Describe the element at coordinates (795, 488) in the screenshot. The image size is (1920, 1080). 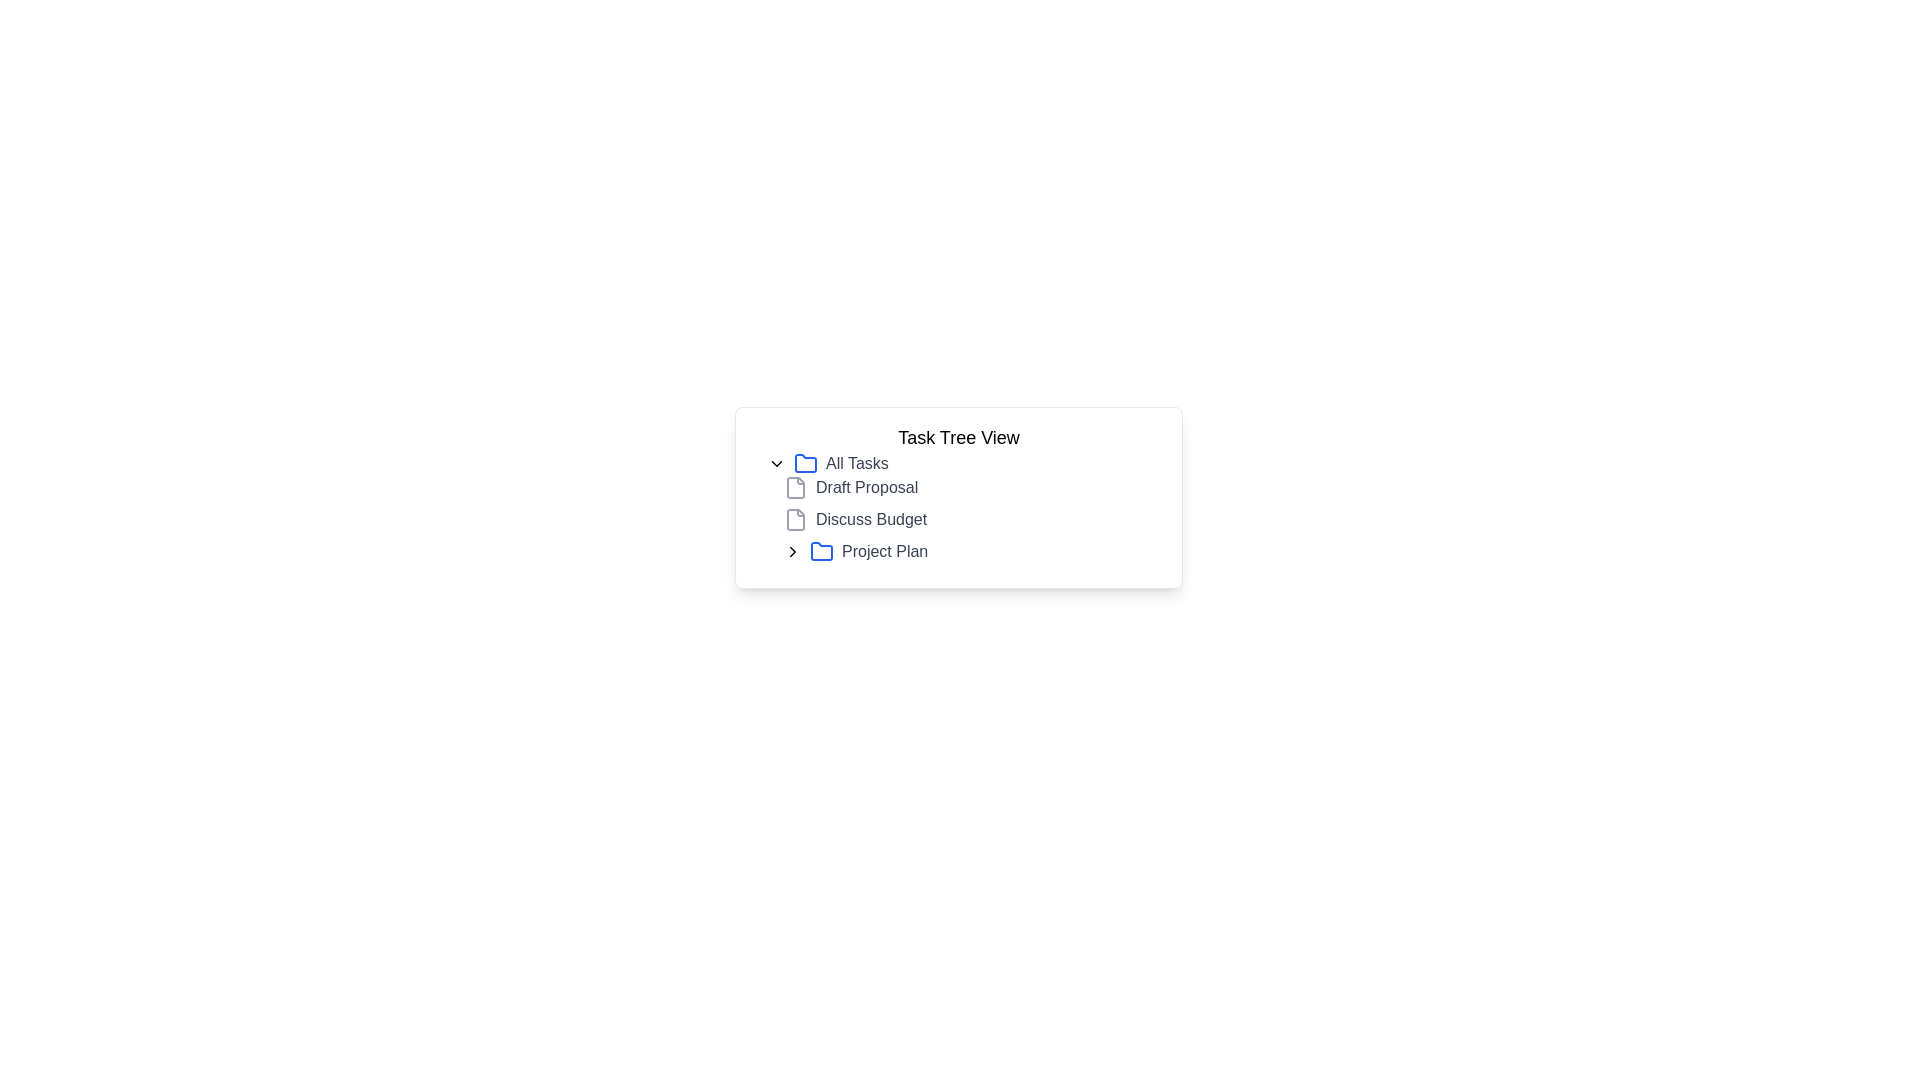
I see `the document icon representing the 'Draft Proposal' item in the task tree` at that location.